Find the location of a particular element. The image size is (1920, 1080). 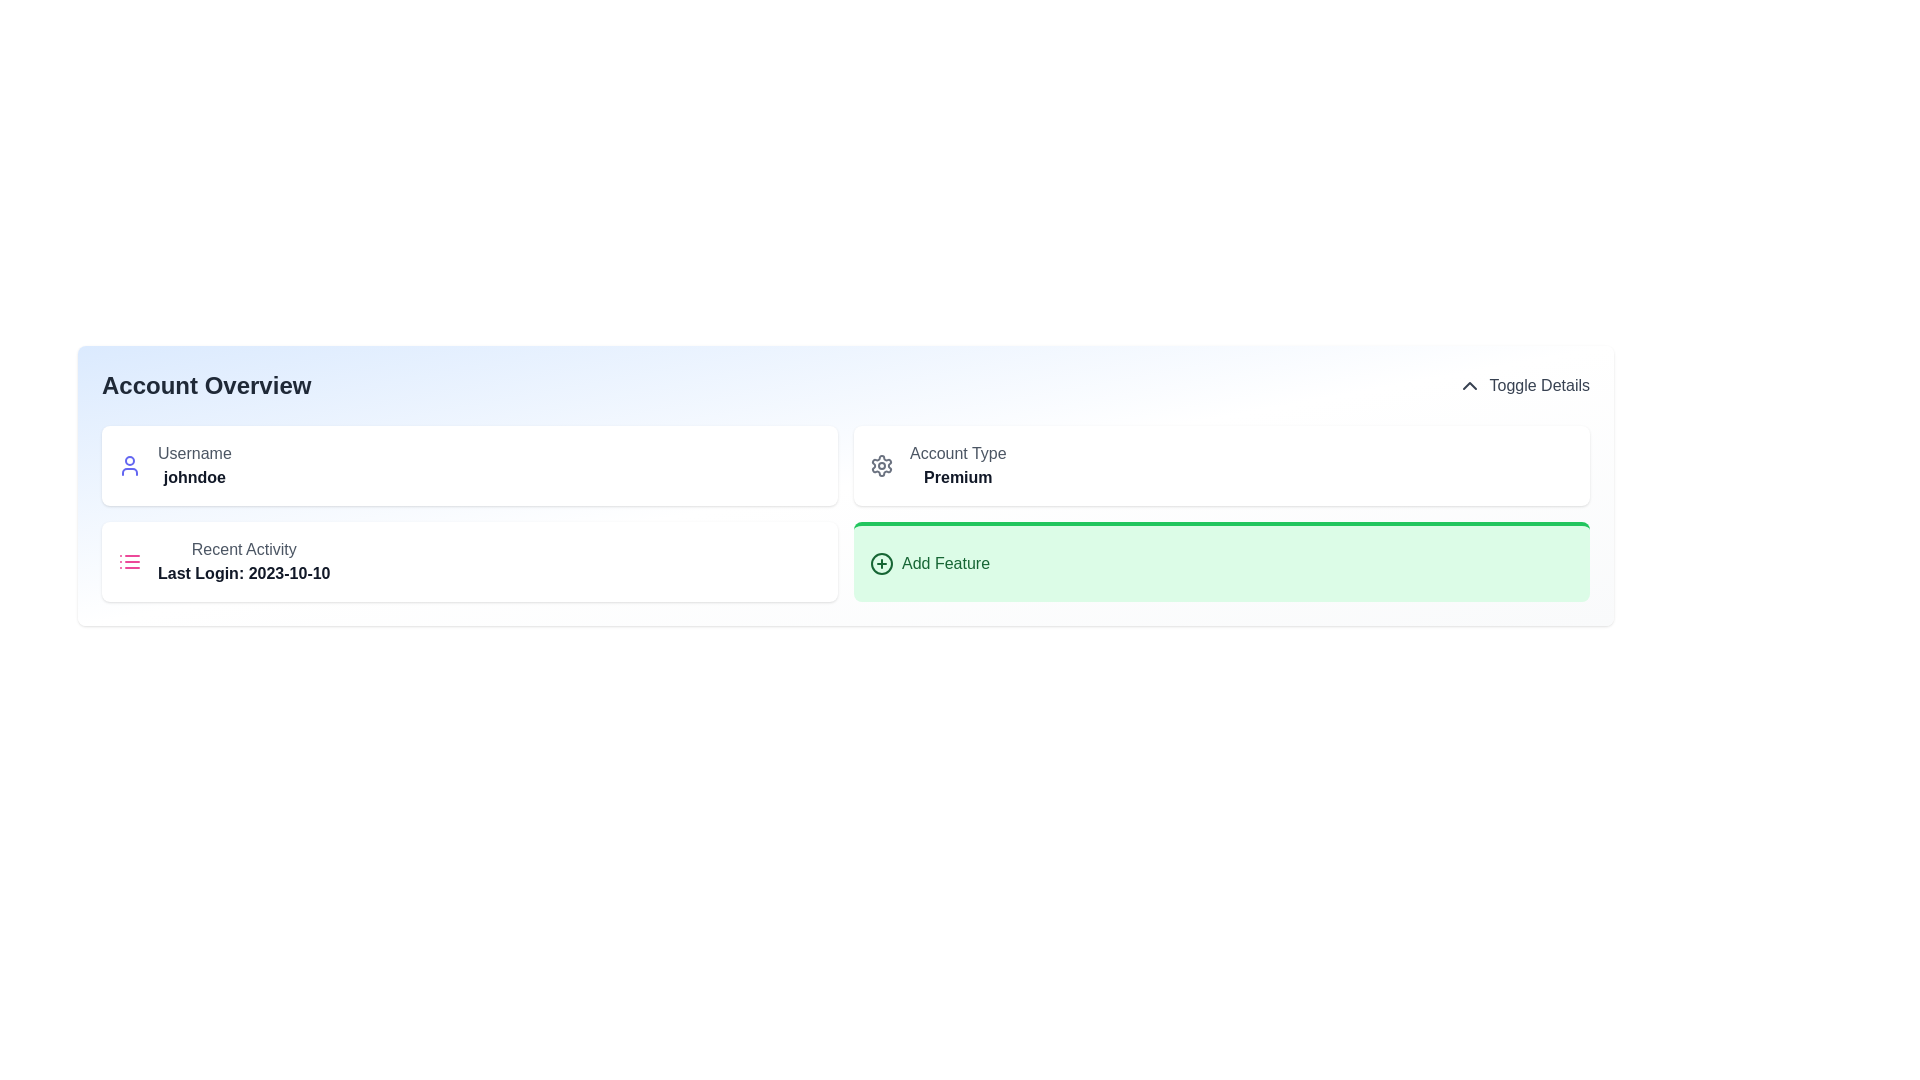

the 'Toggle Details' button located in the top-right corner of the 'Account Overview' header section to change its text color from gray to indigo is located at coordinates (1522, 385).